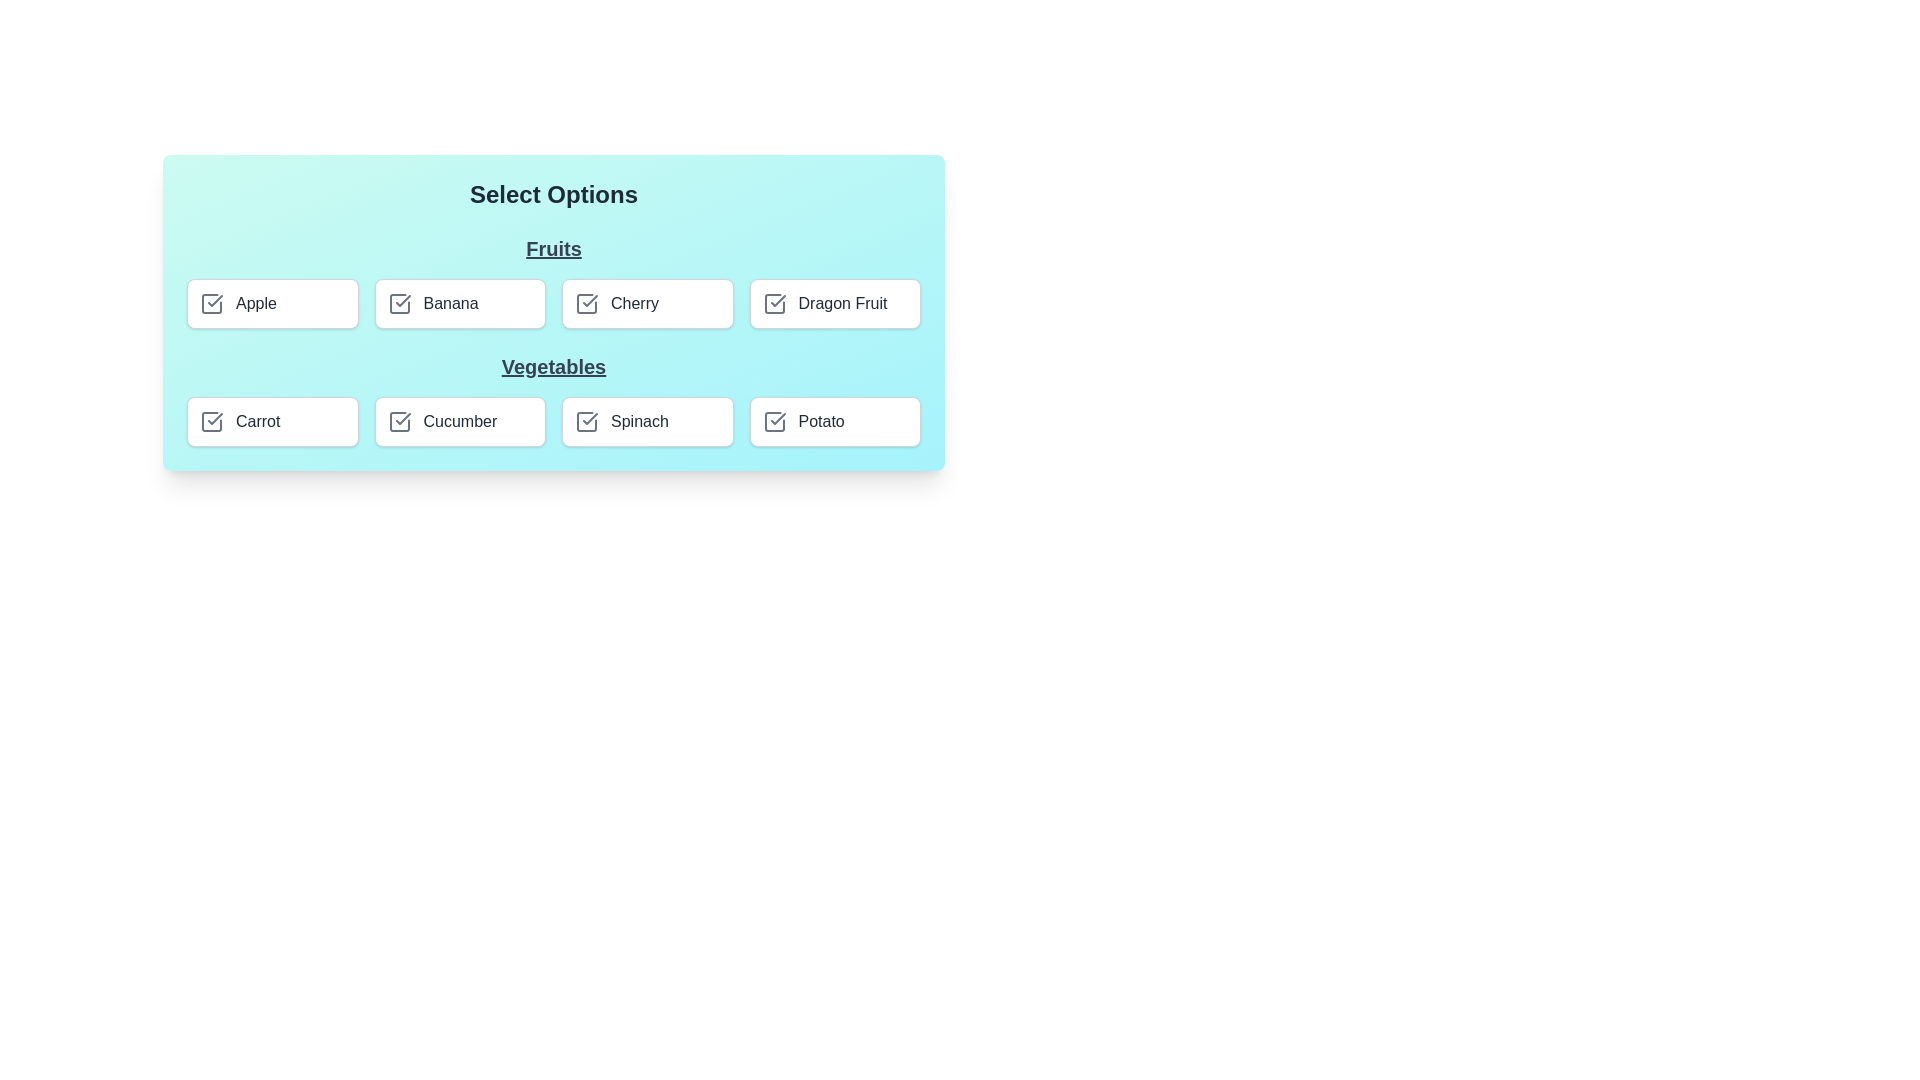 This screenshot has height=1080, width=1920. I want to click on the text label 'Vegetables' which is styled with a bold, large font and an underline, located centrally in its section above the grid of vegetable options, so click(553, 366).